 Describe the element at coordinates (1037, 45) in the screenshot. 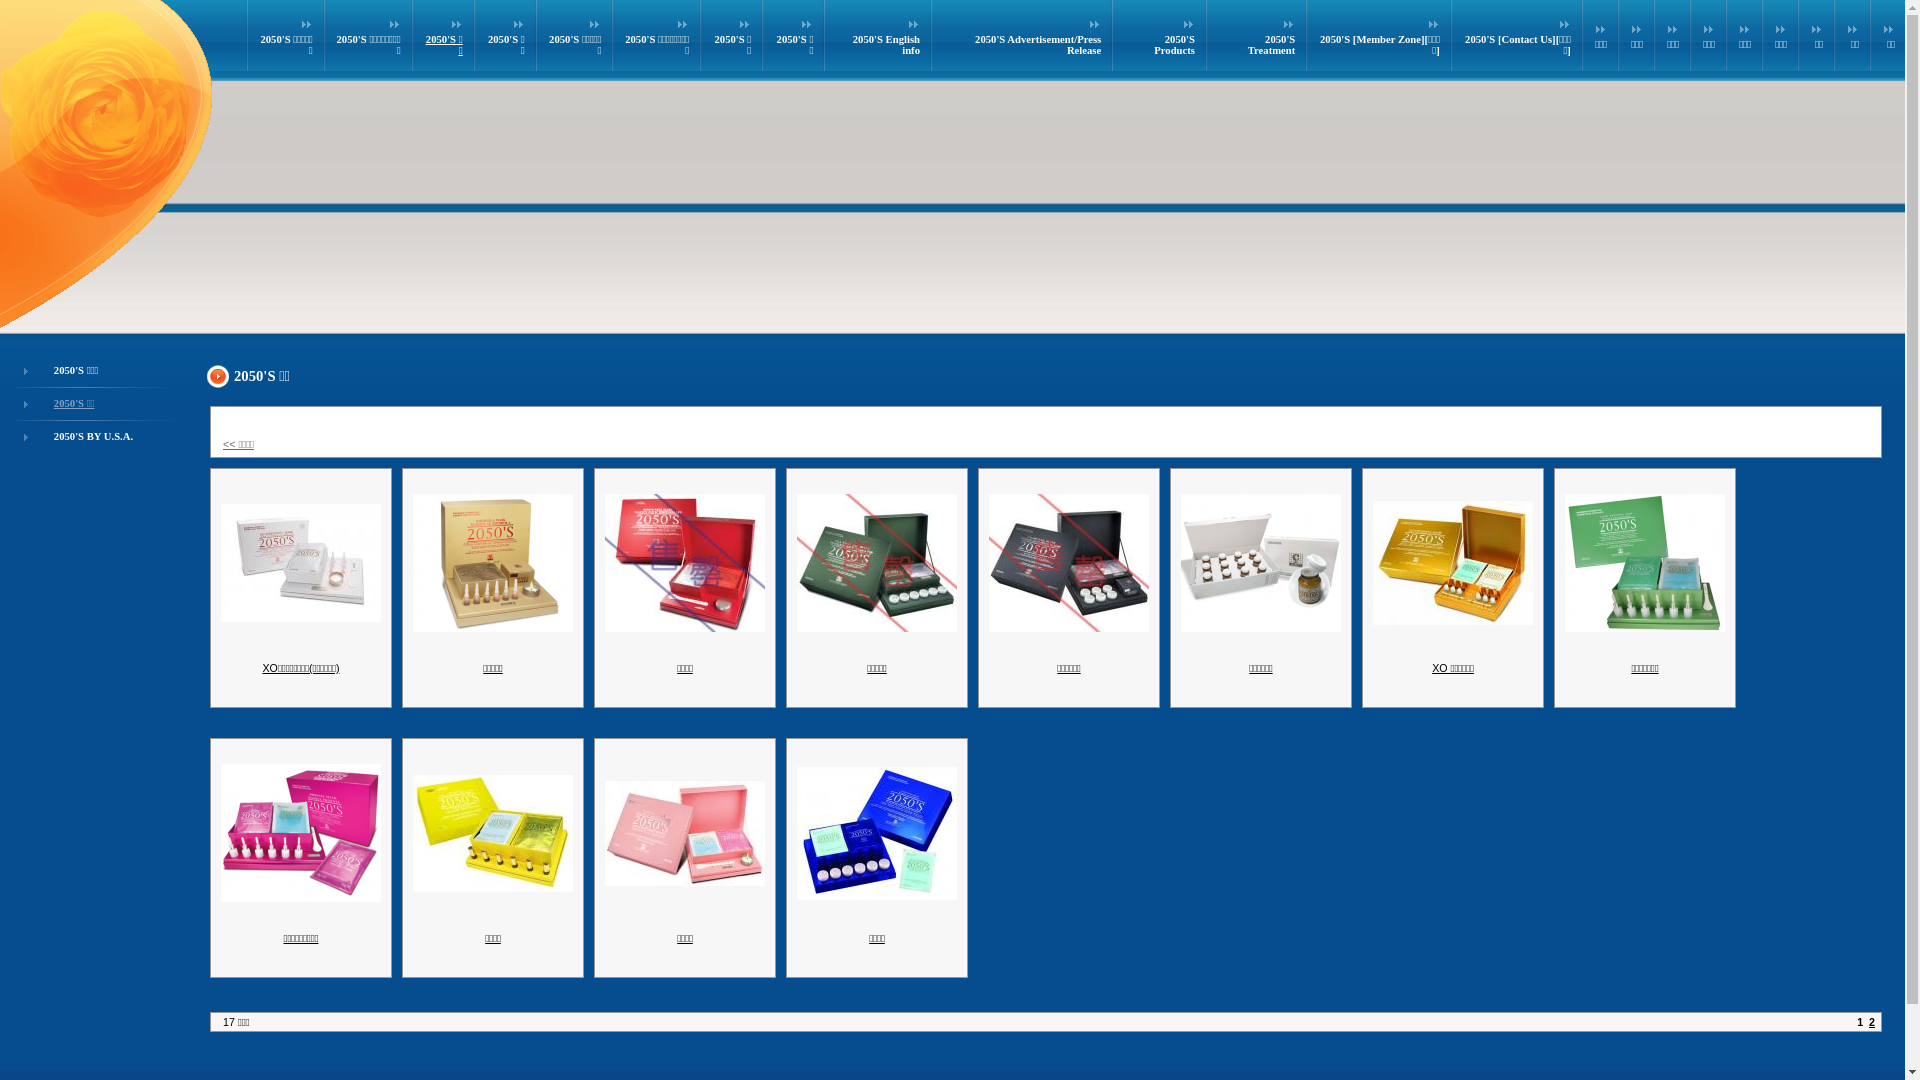

I see `'2050'S Advertisement/Press Release'` at that location.